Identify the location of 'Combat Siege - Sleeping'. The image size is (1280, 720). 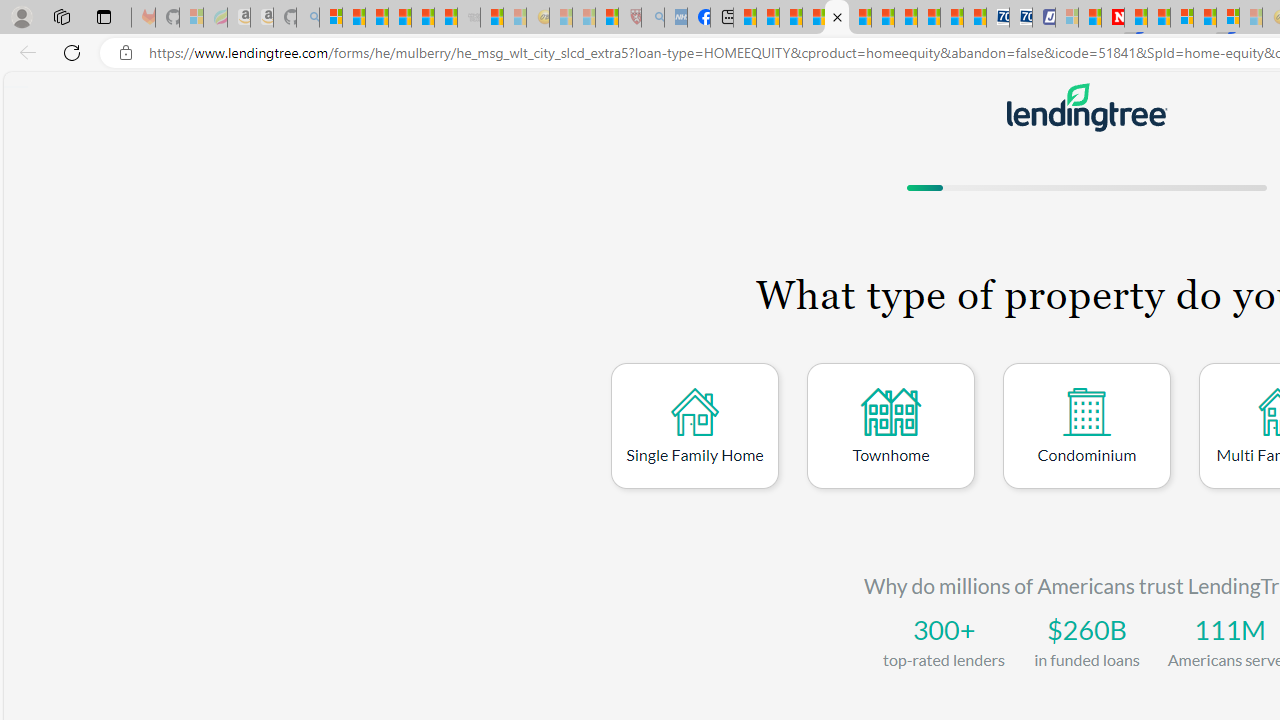
(468, 17).